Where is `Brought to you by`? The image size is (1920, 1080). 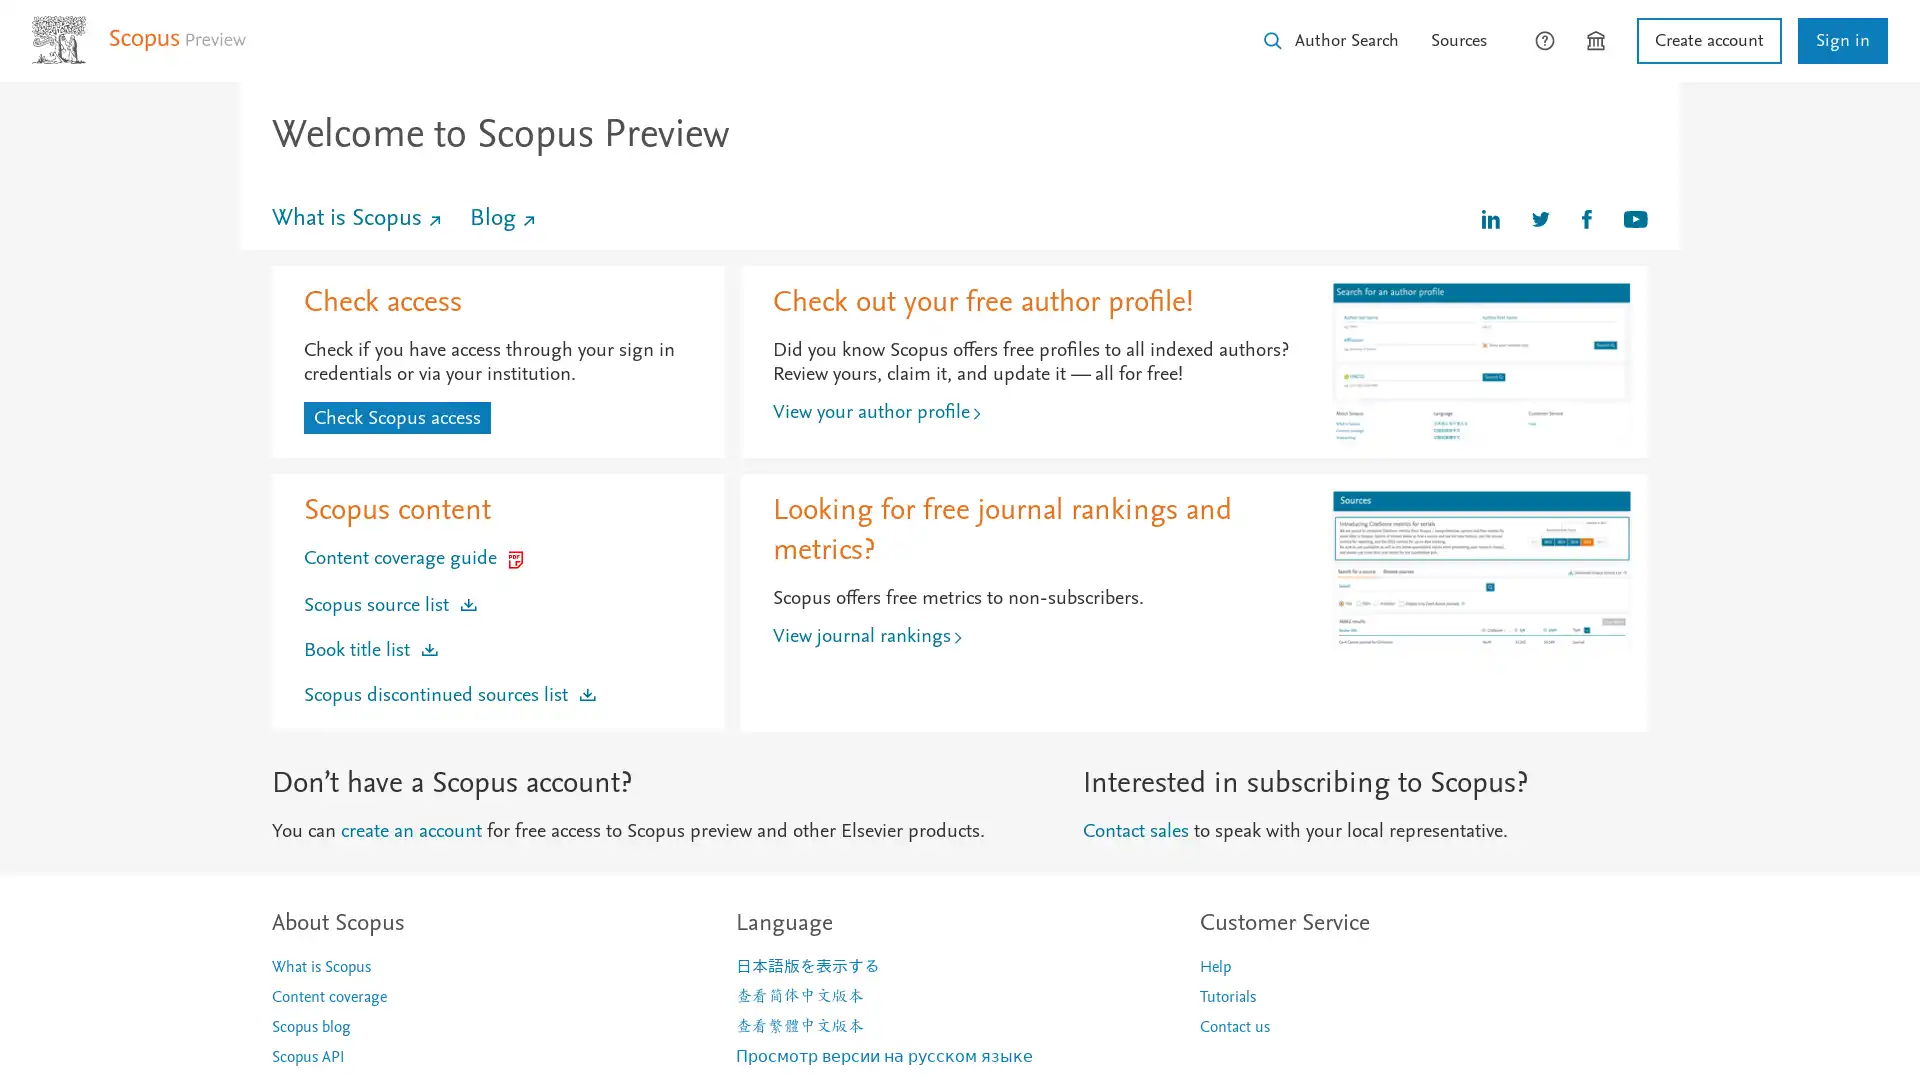 Brought to you by is located at coordinates (1594, 41).